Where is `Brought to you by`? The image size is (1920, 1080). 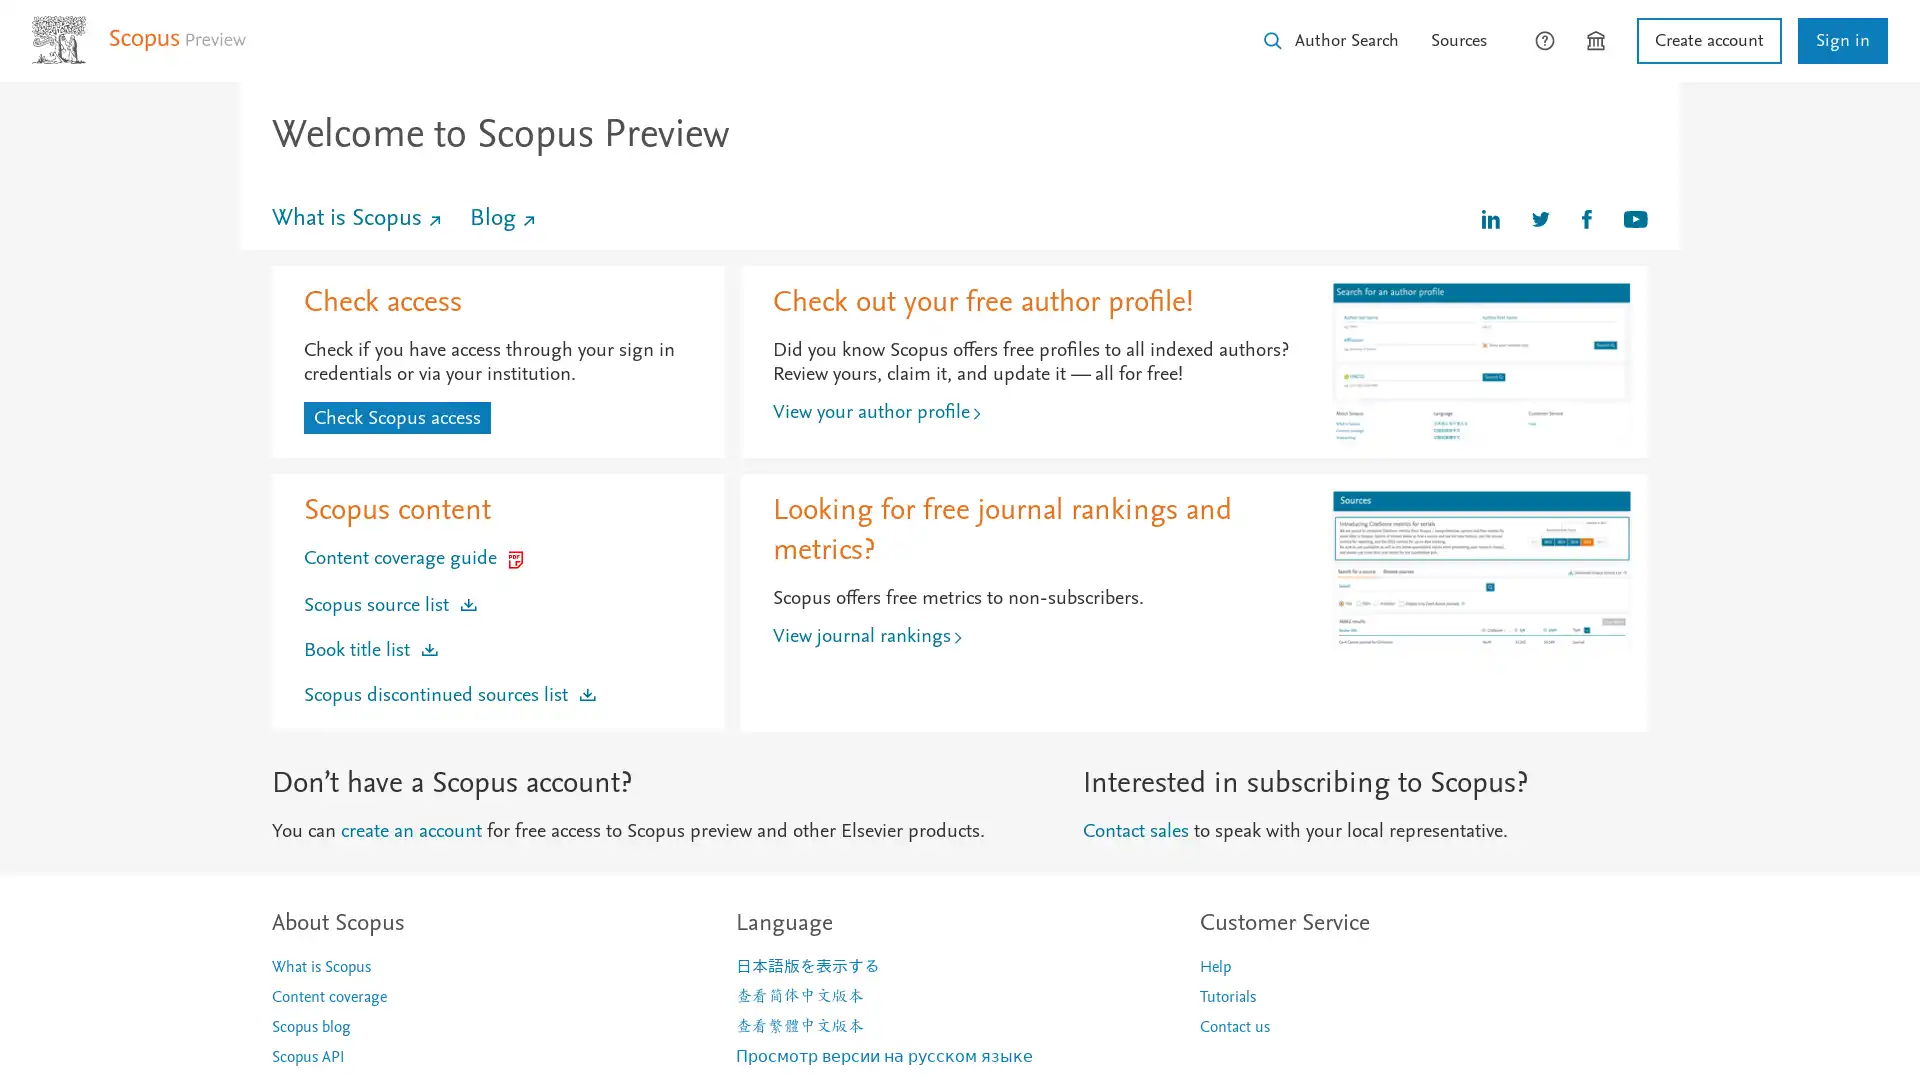 Brought to you by is located at coordinates (1594, 41).